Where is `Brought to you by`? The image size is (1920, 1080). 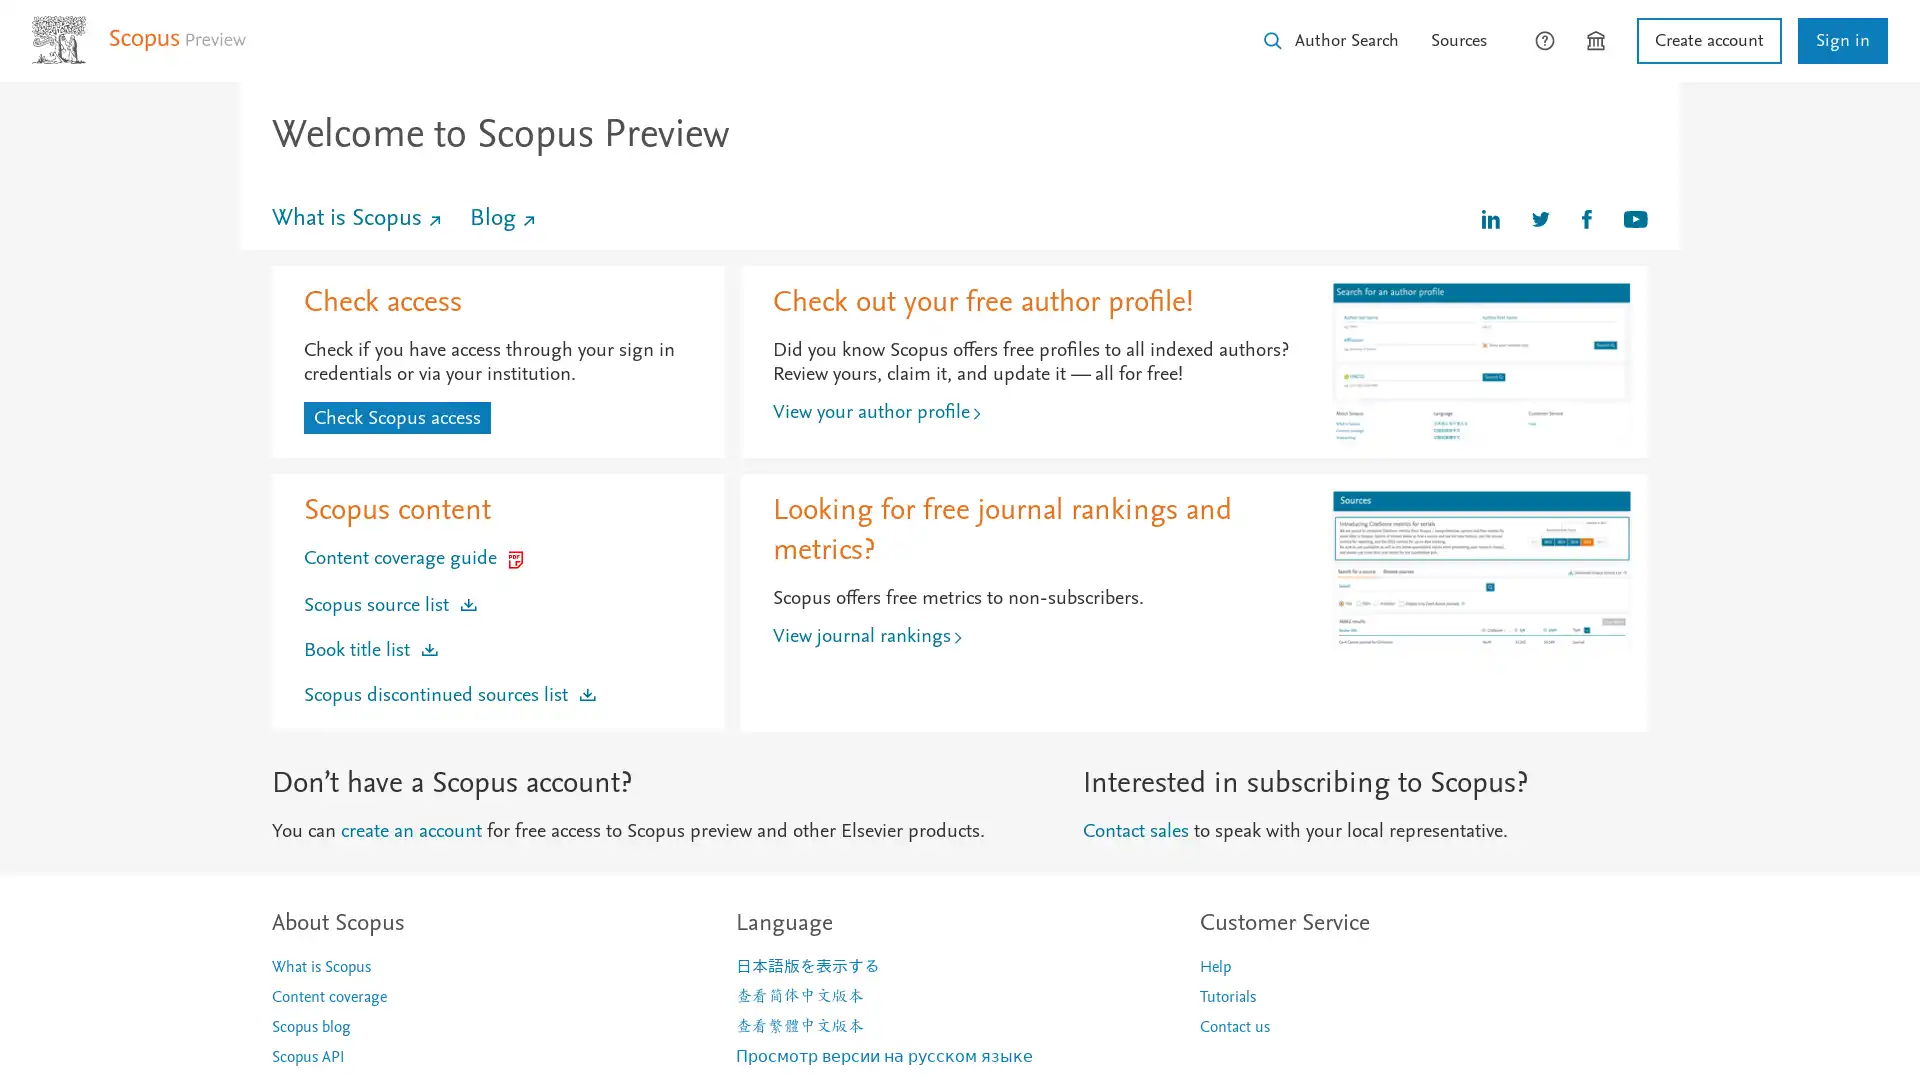 Brought to you by is located at coordinates (1594, 41).